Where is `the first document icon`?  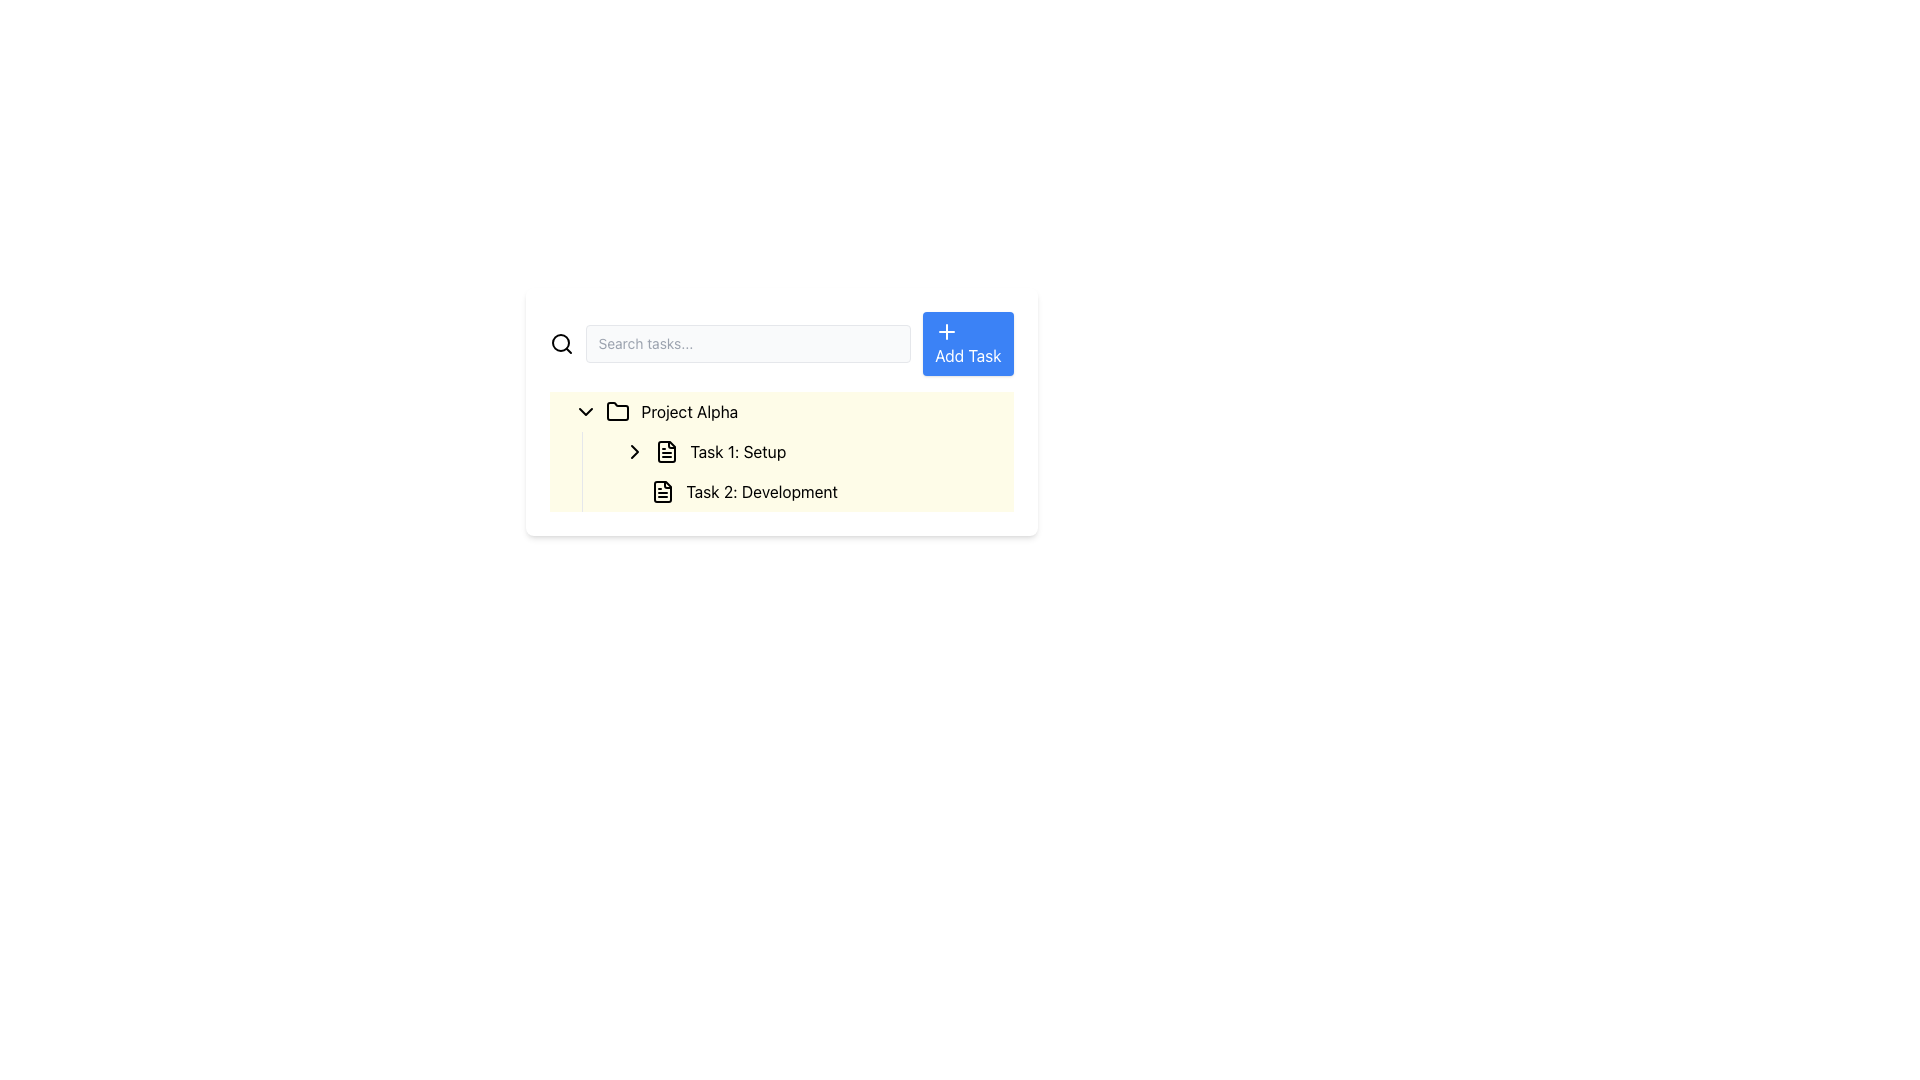
the first document icon is located at coordinates (666, 451).